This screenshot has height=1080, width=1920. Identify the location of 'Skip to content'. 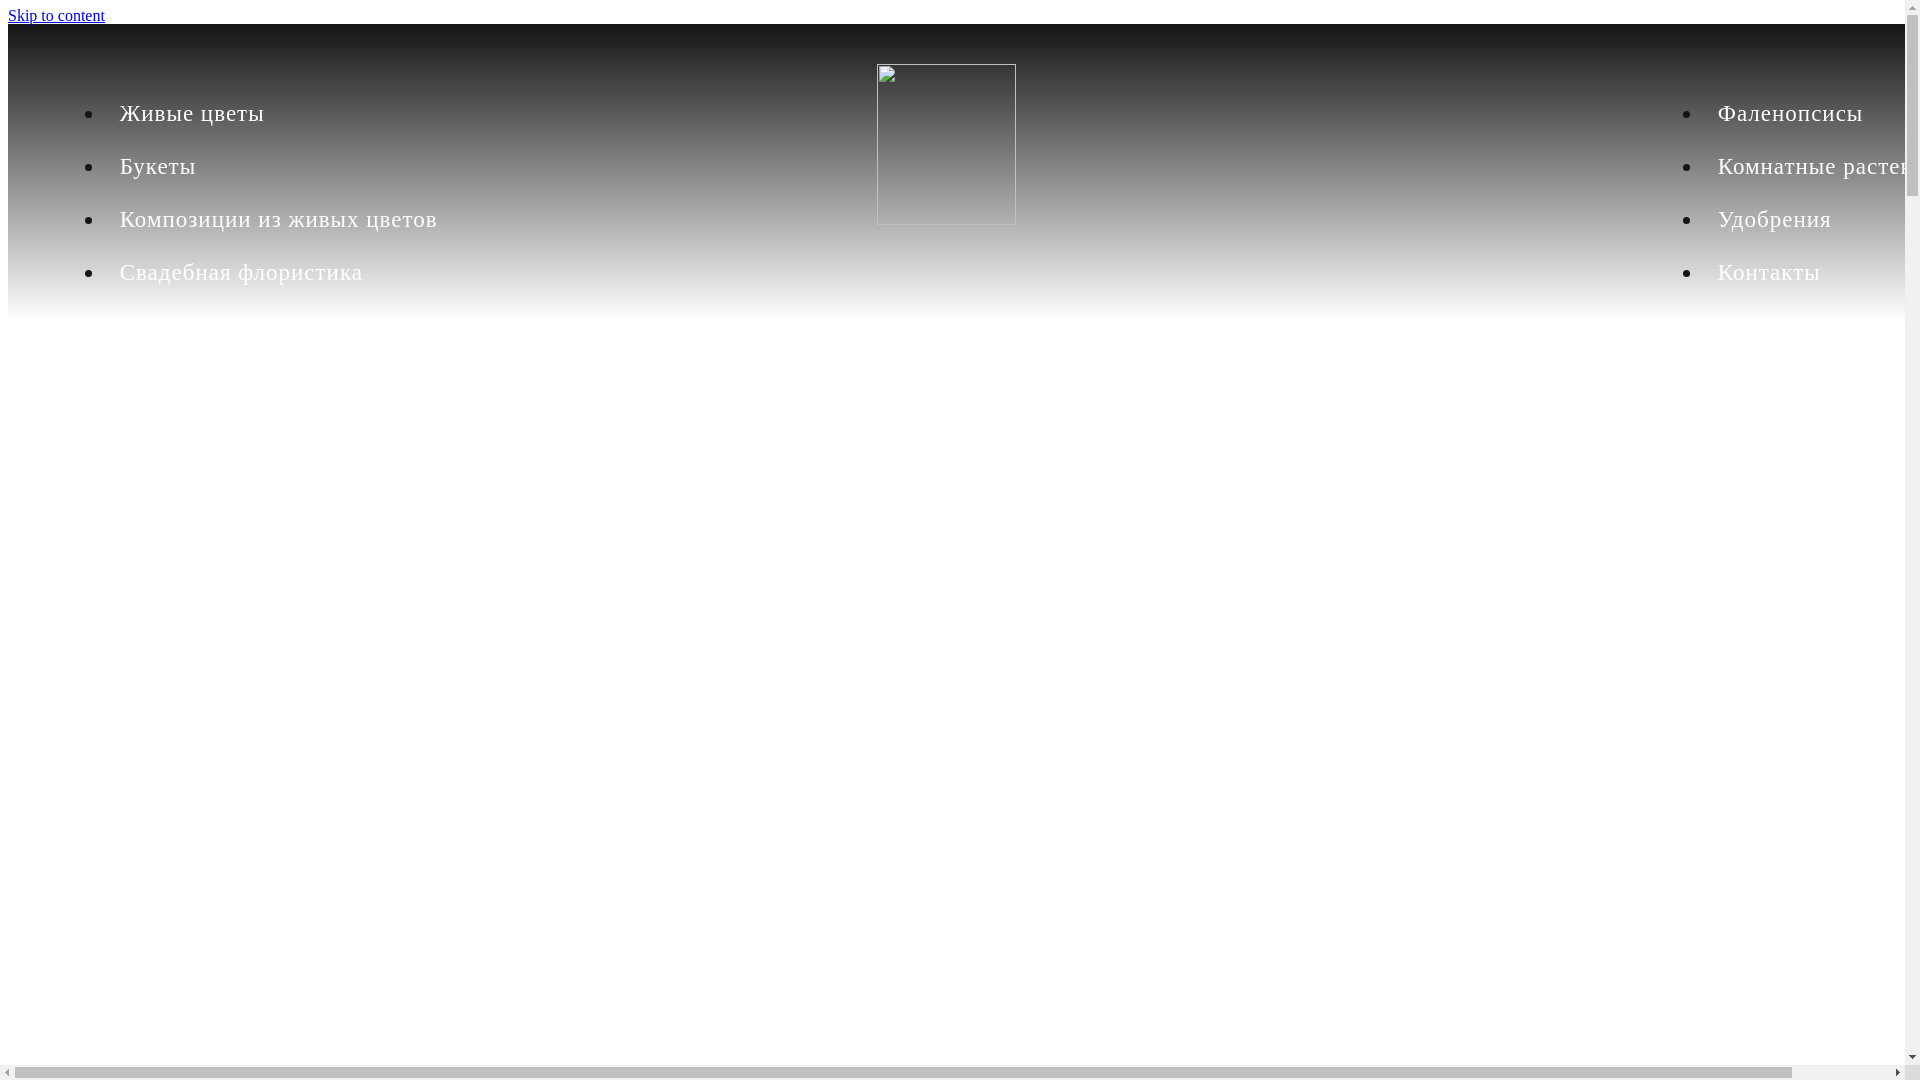
(56, 15).